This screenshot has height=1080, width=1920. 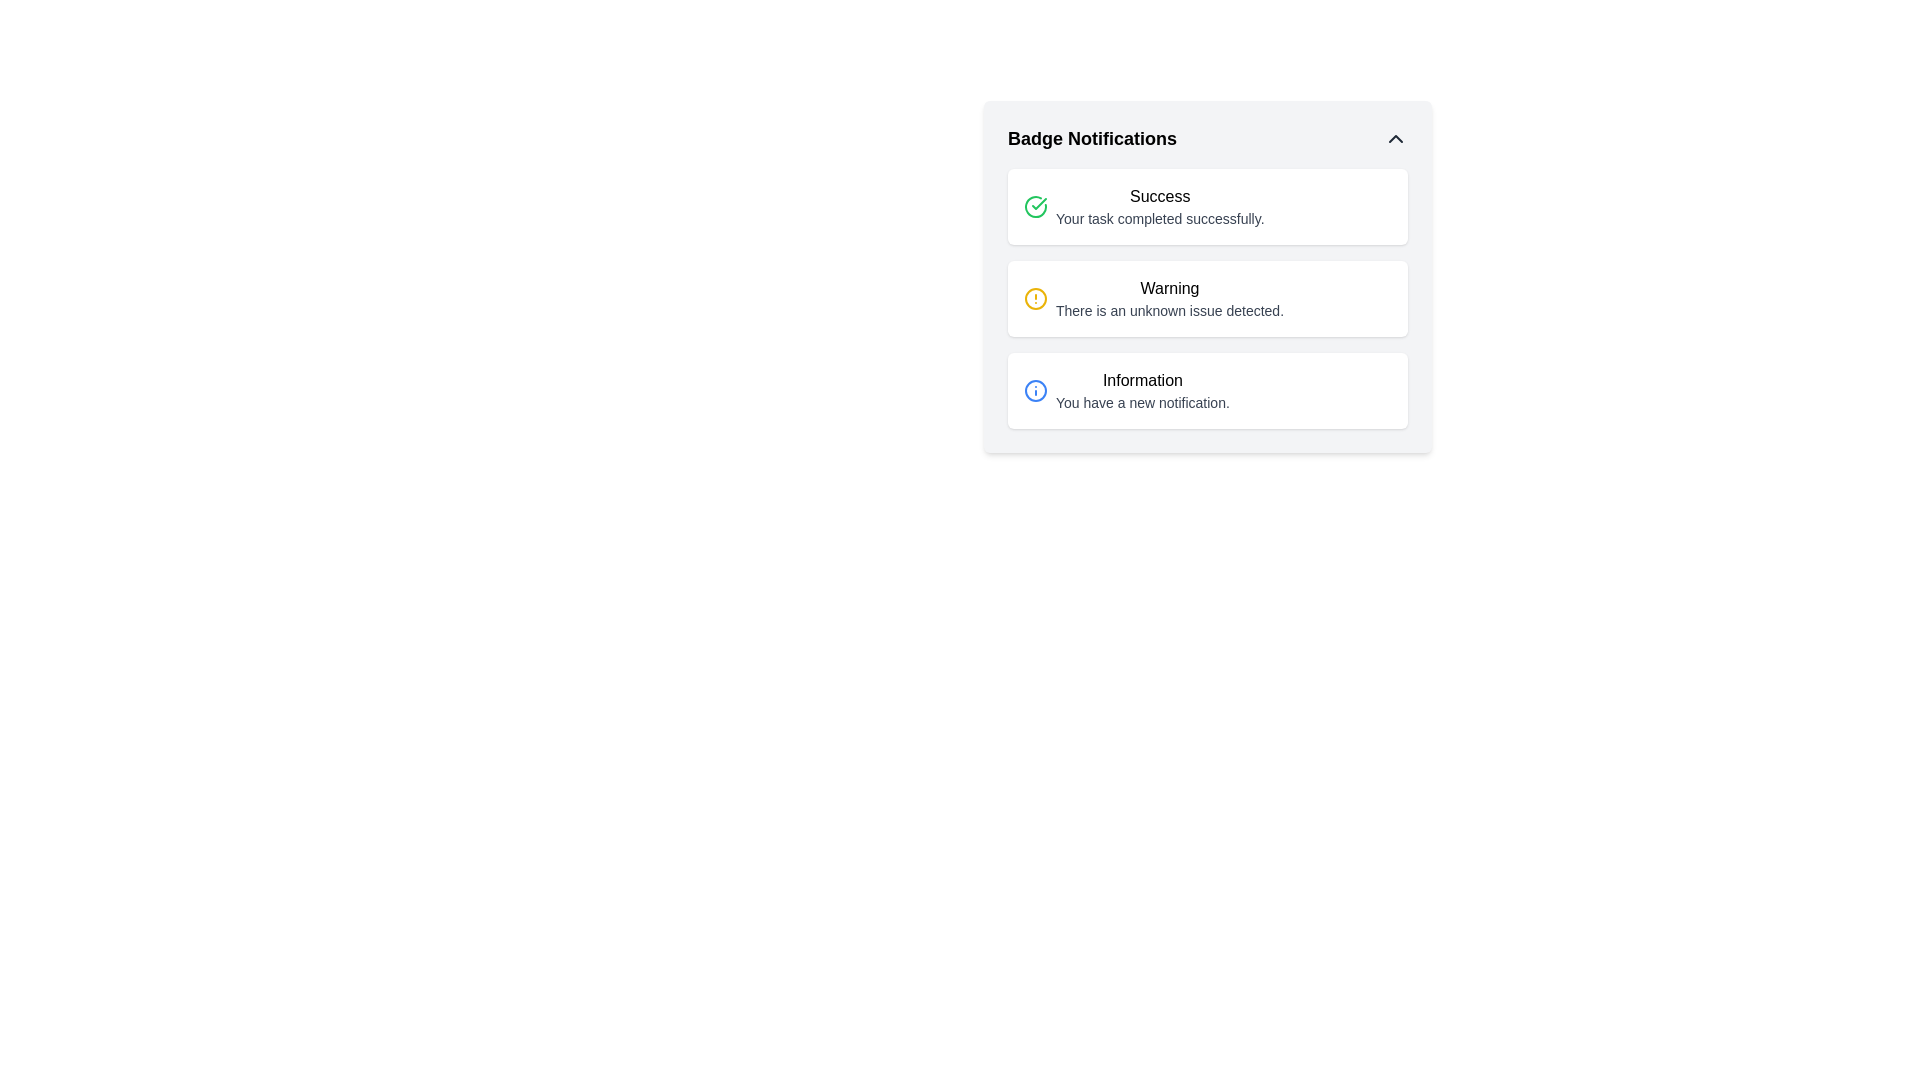 What do you see at coordinates (1207, 299) in the screenshot?
I see `the notification block containing three vertically stacked cards` at bounding box center [1207, 299].